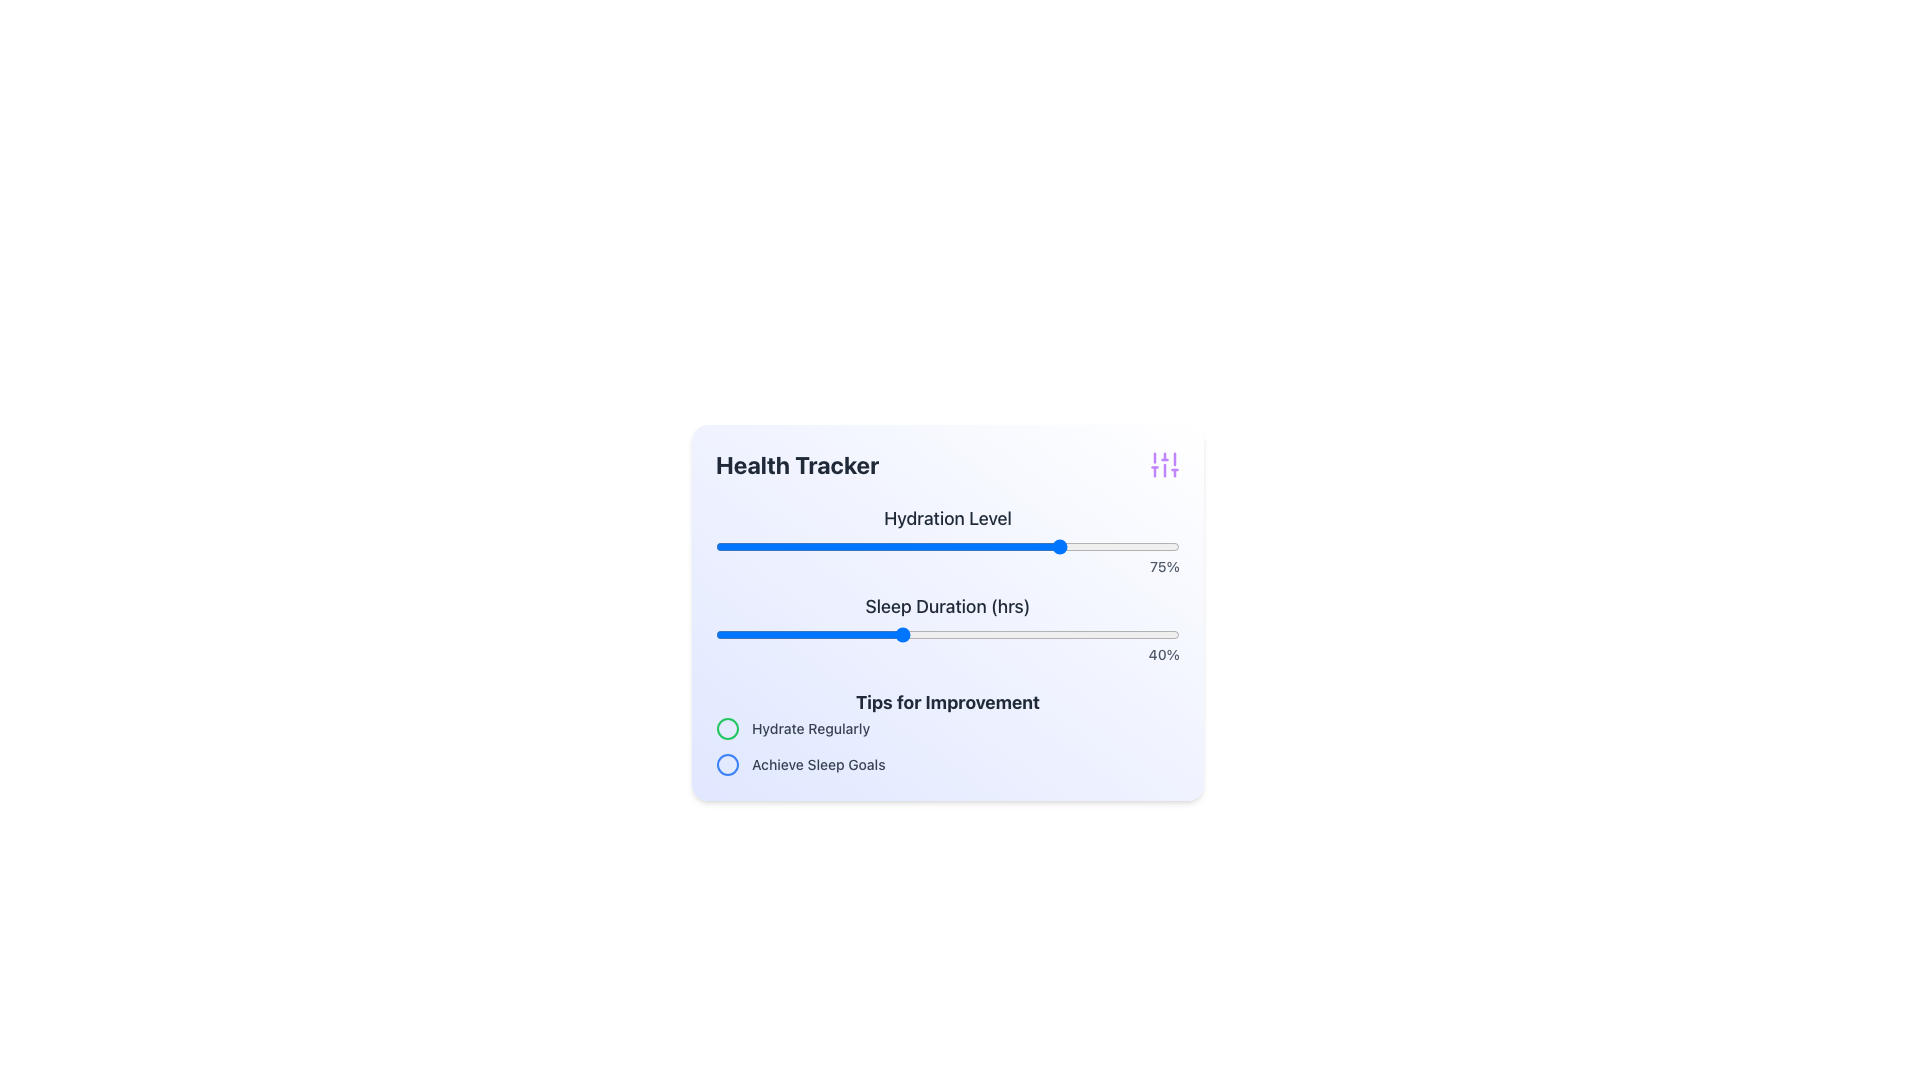 This screenshot has width=1920, height=1080. Describe the element at coordinates (733, 547) in the screenshot. I see `the hydration level` at that location.